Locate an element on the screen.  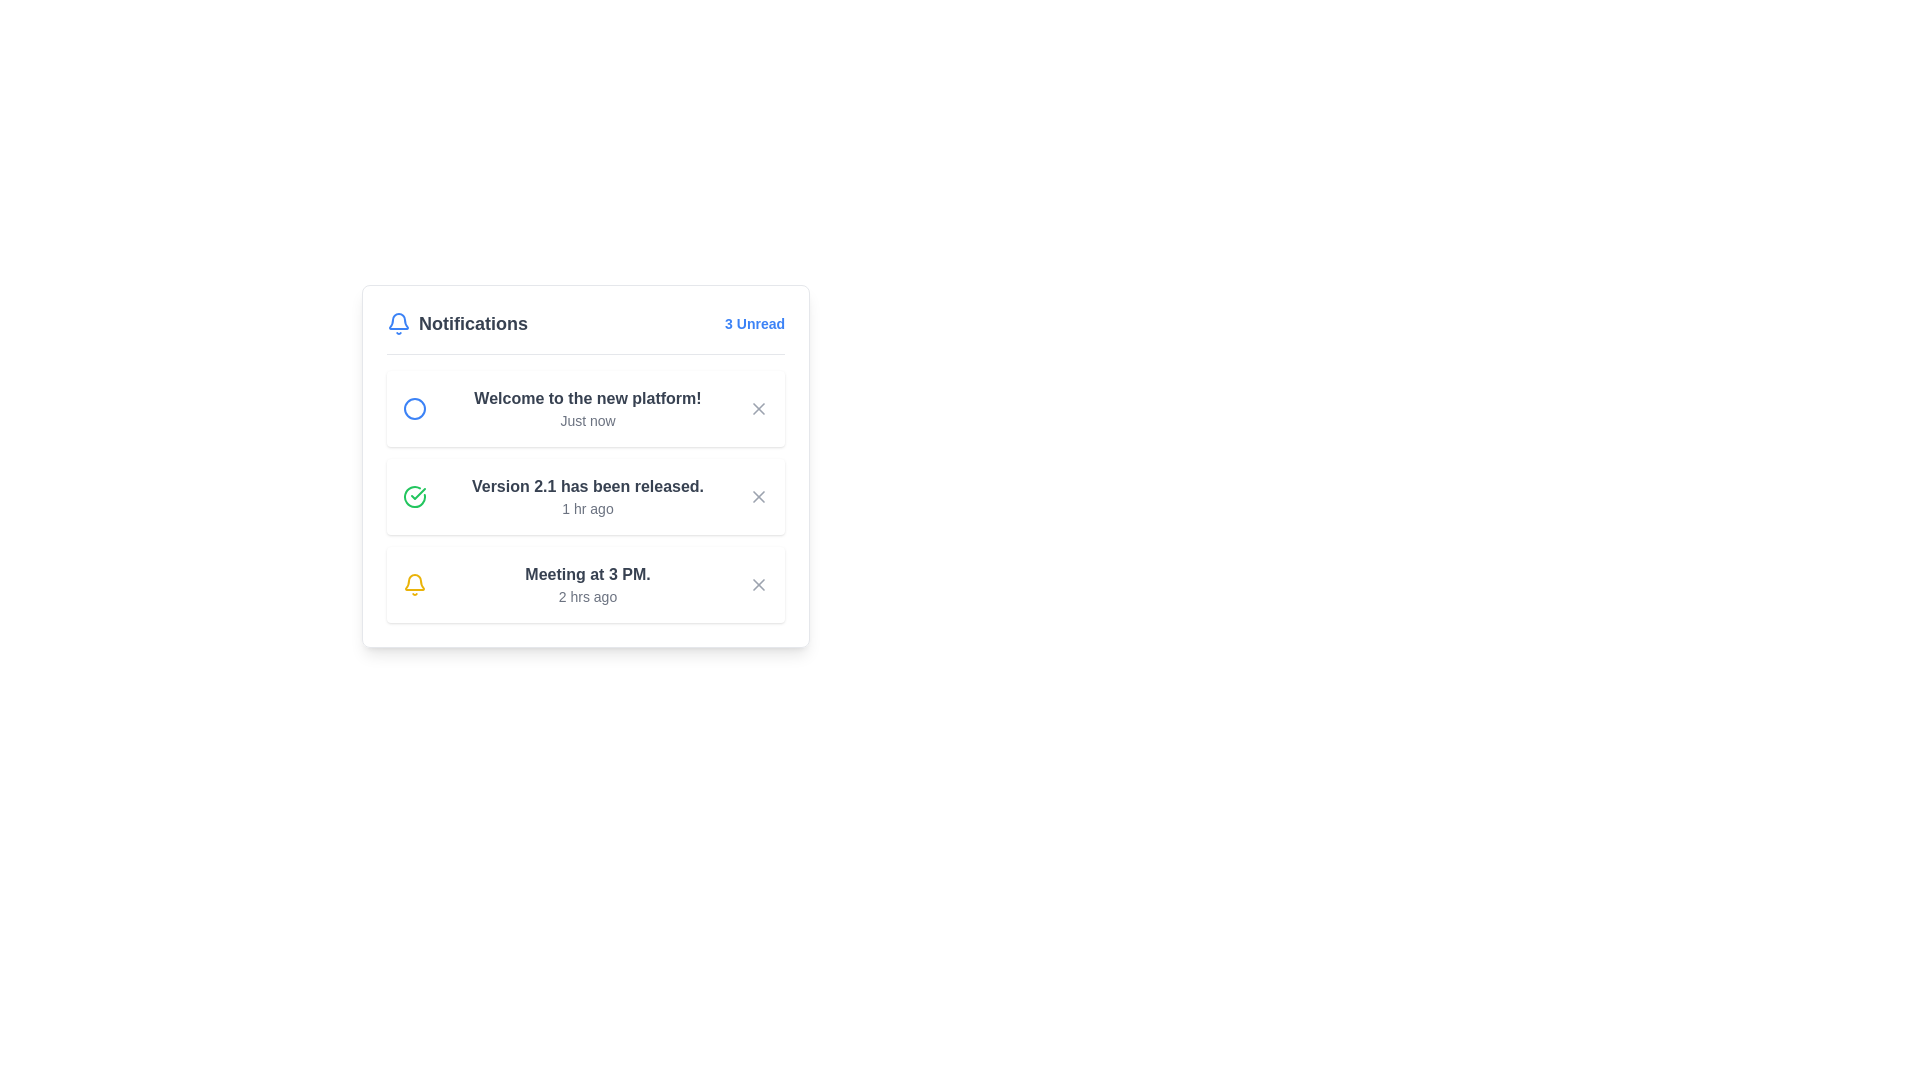
the green circular icon with a checkmark indicating a successful status, located to the left of the notification stating 'Version 2.1 has been released.' is located at coordinates (413, 496).